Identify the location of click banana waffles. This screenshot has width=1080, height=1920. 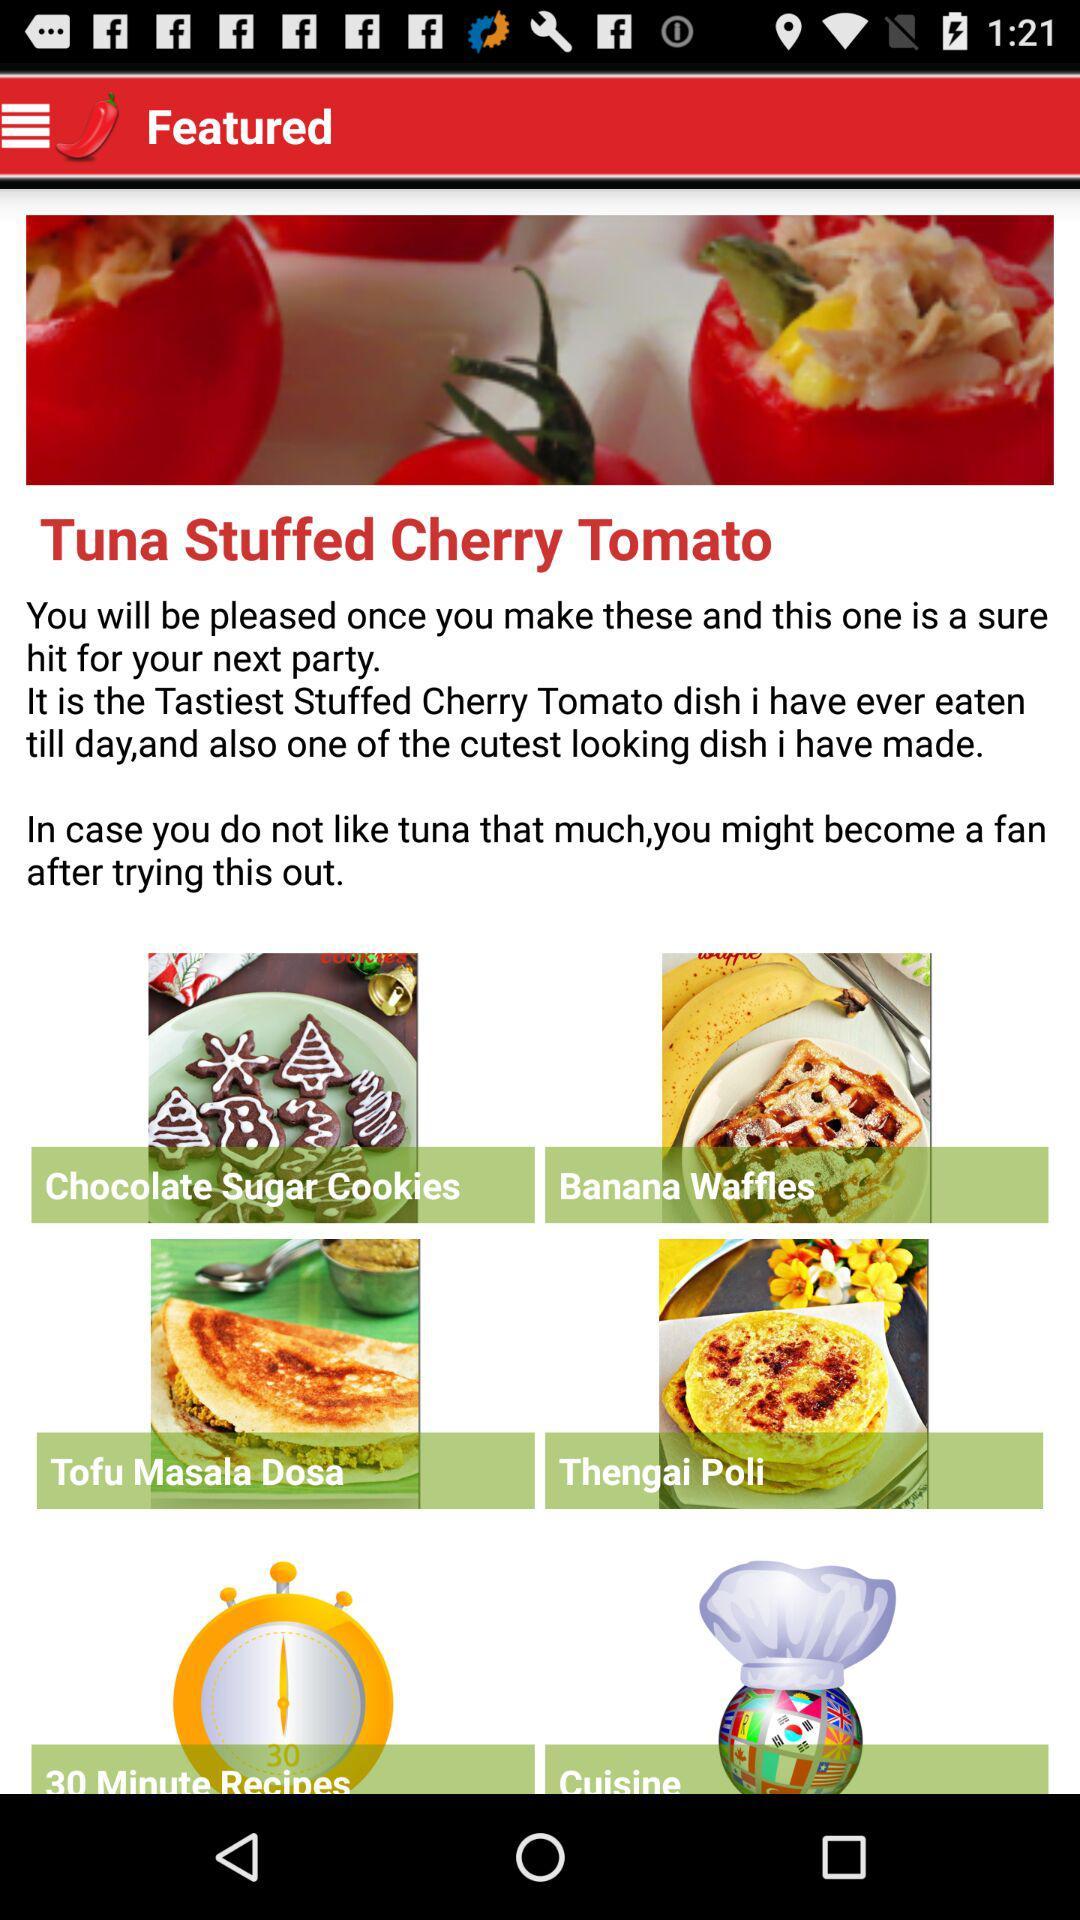
(795, 1087).